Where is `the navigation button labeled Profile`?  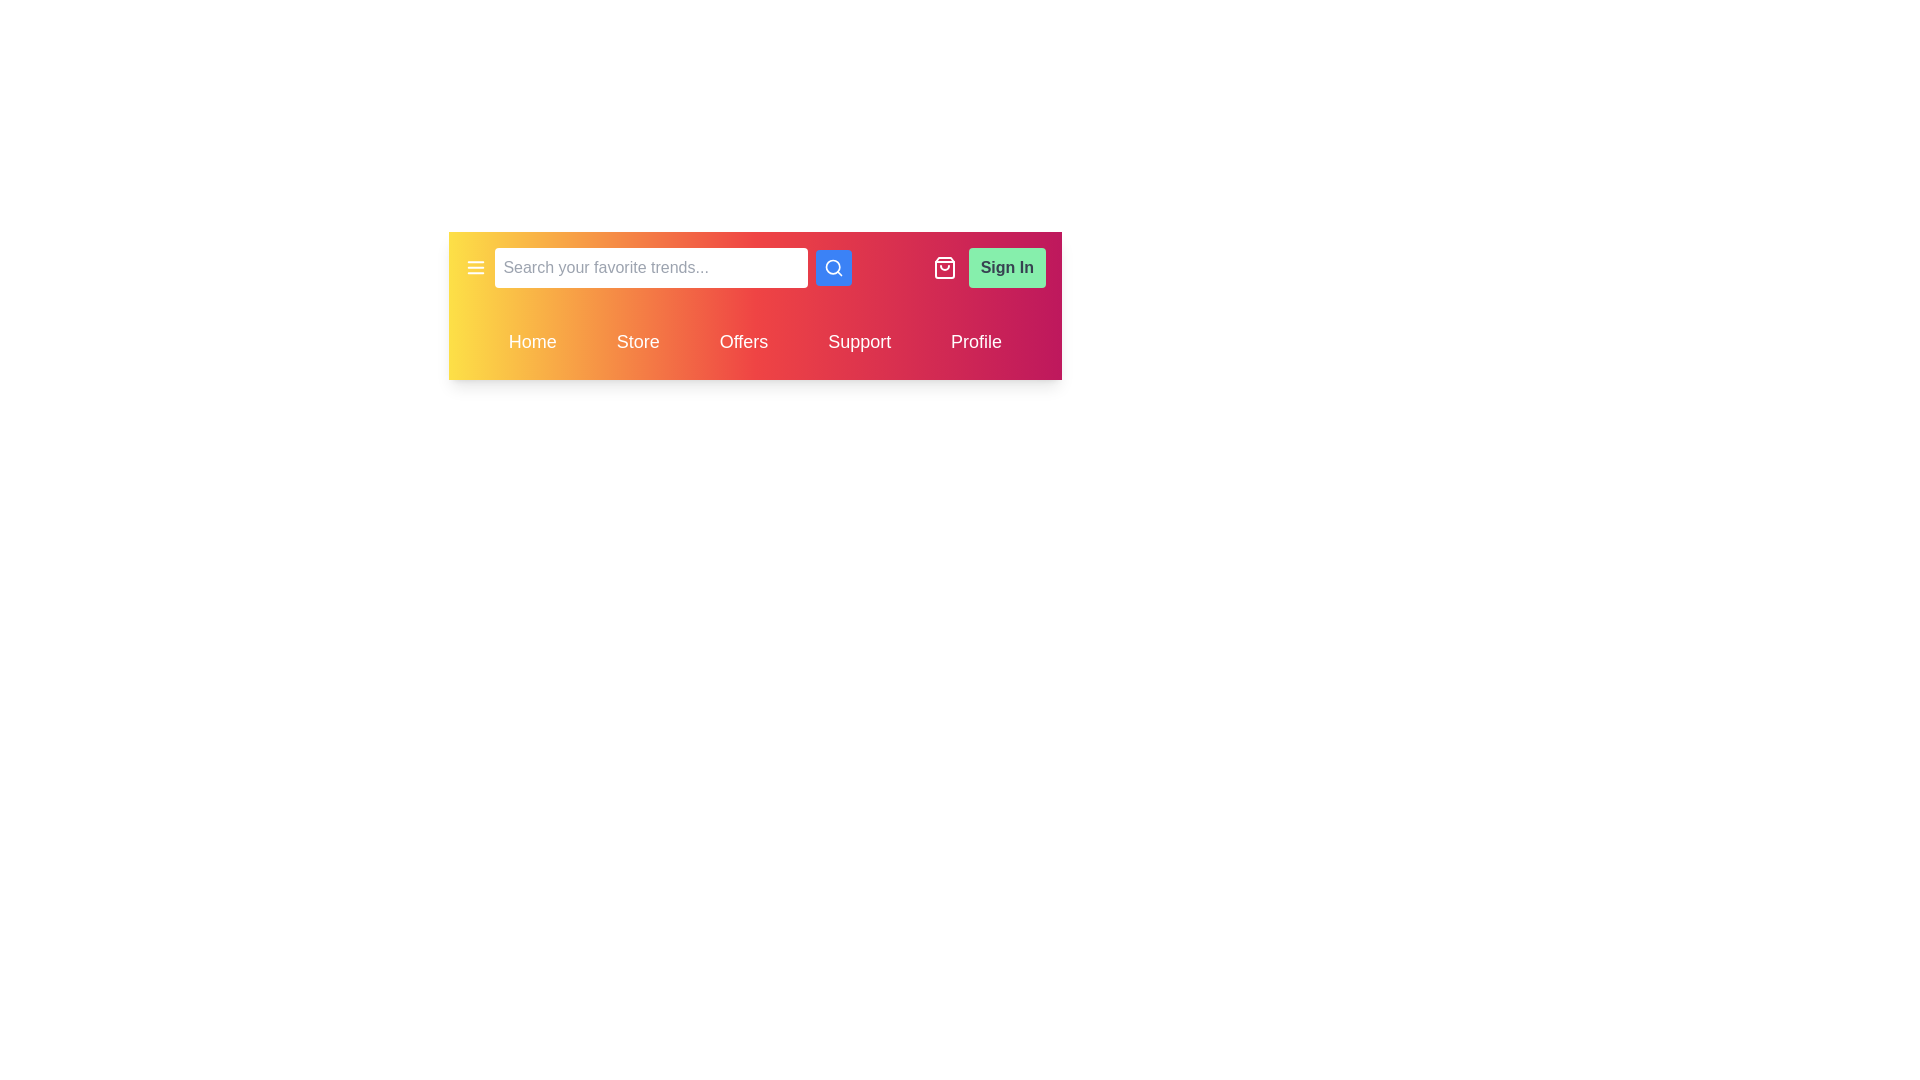 the navigation button labeled Profile is located at coordinates (976, 341).